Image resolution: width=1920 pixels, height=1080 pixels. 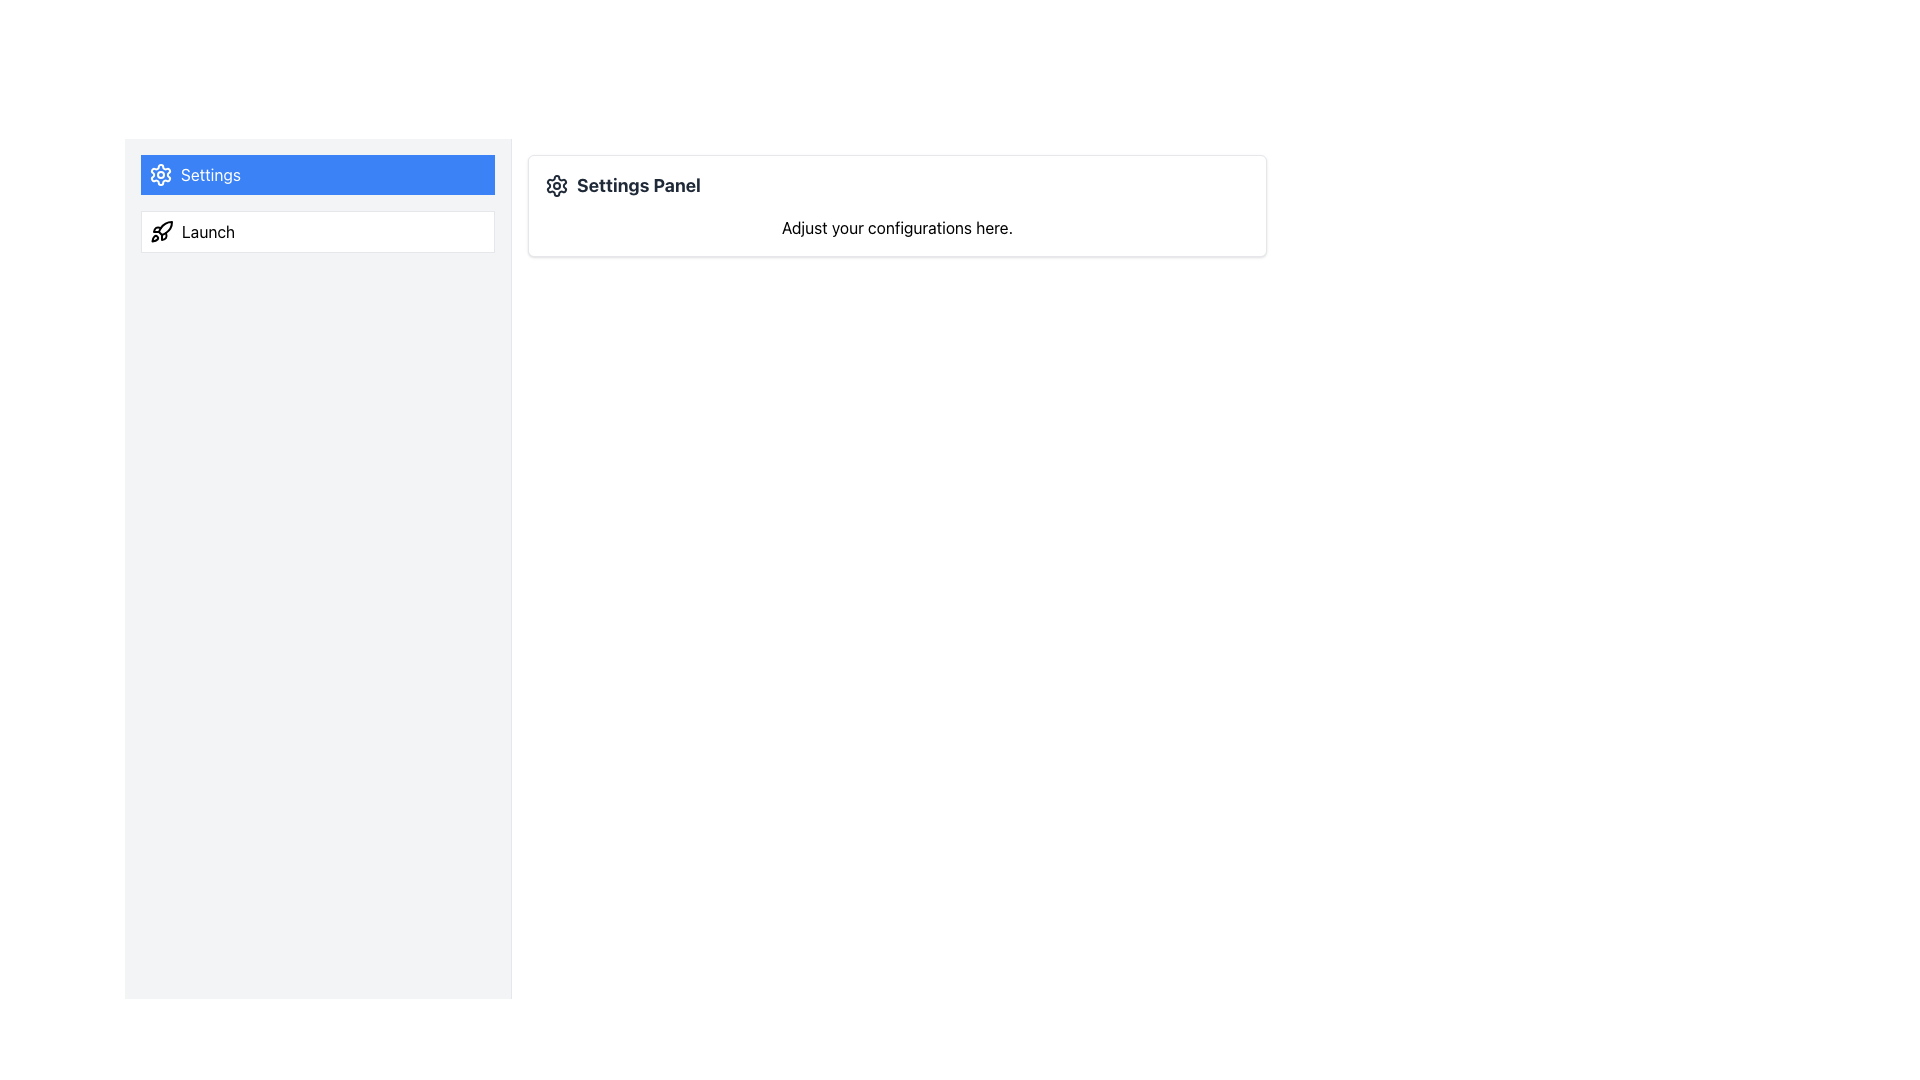 I want to click on the static text element that labels the item associated with launching, positioned to the right of the rocket icon, so click(x=208, y=230).